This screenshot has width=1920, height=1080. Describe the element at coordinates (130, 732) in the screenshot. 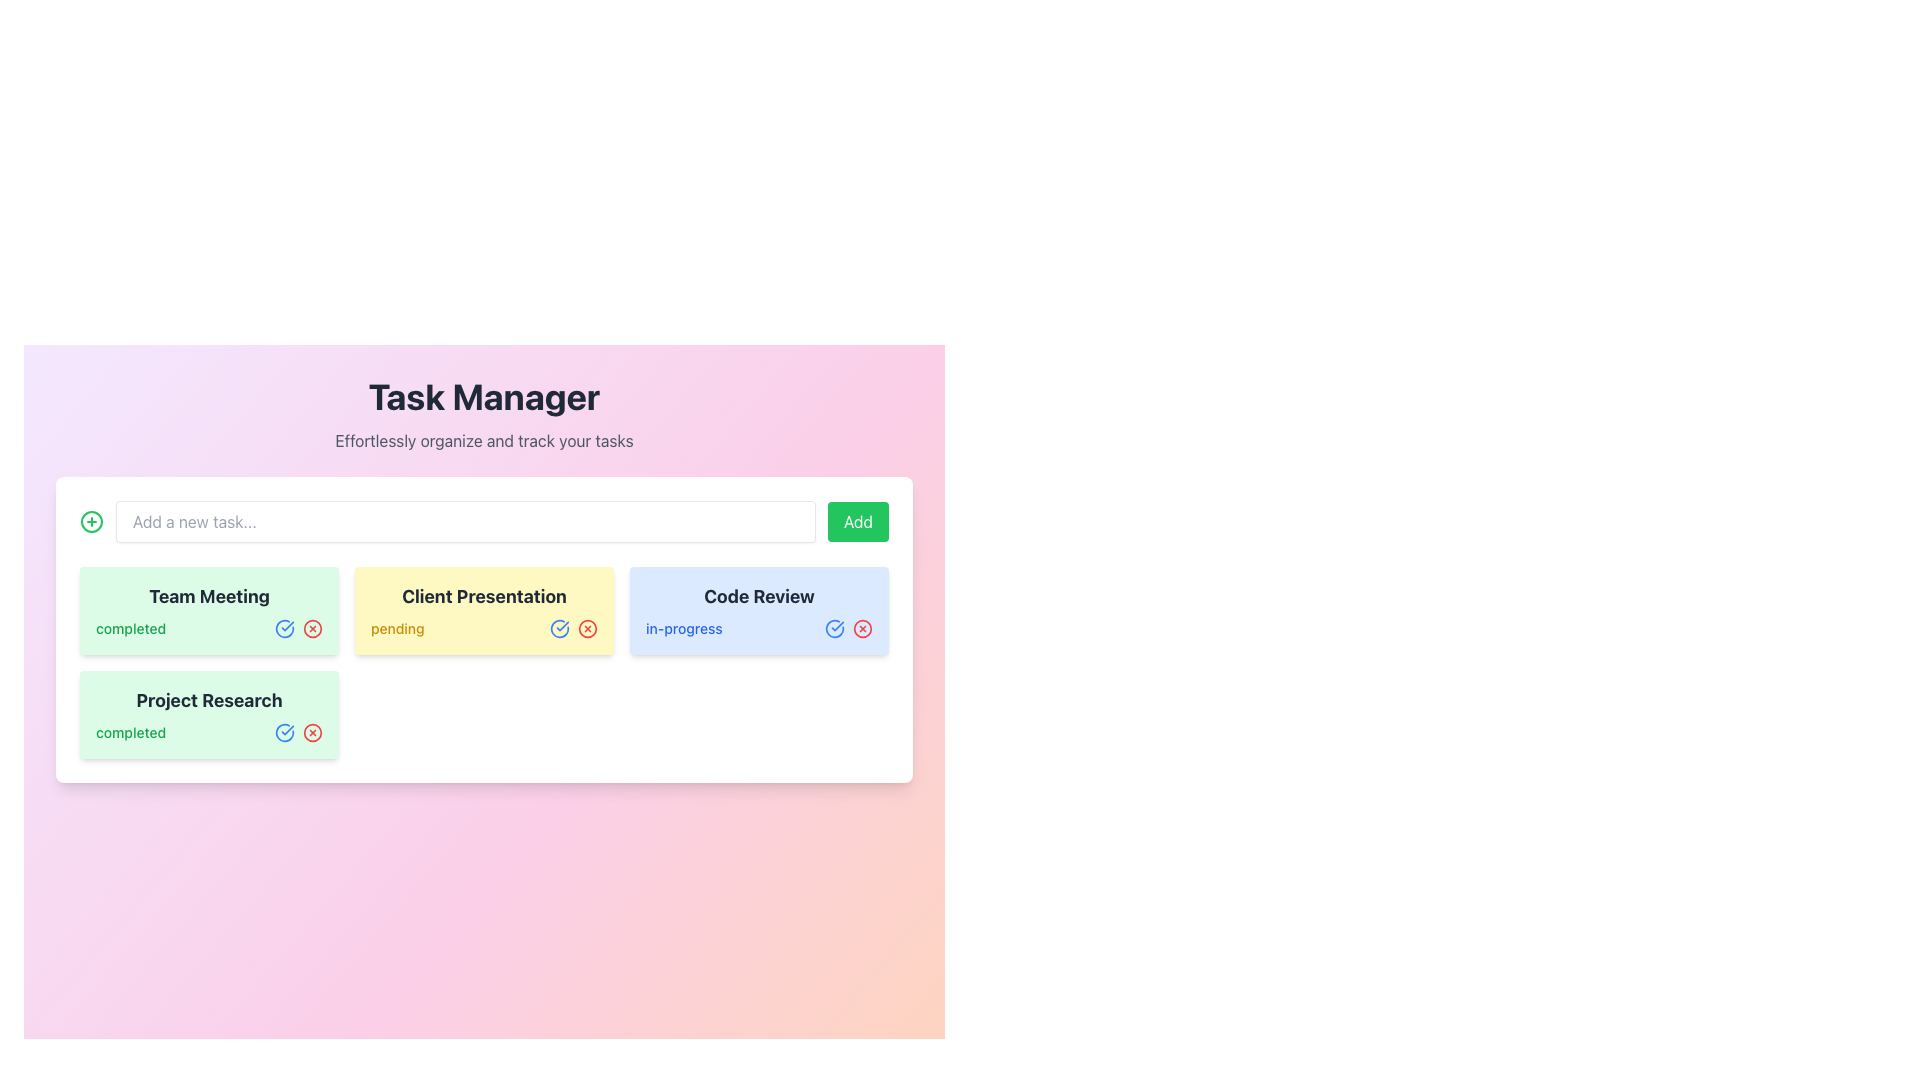

I see `the green text label displaying 'completed' within the 'Project Research' task card, located below the 'Team Meeting' card` at that location.